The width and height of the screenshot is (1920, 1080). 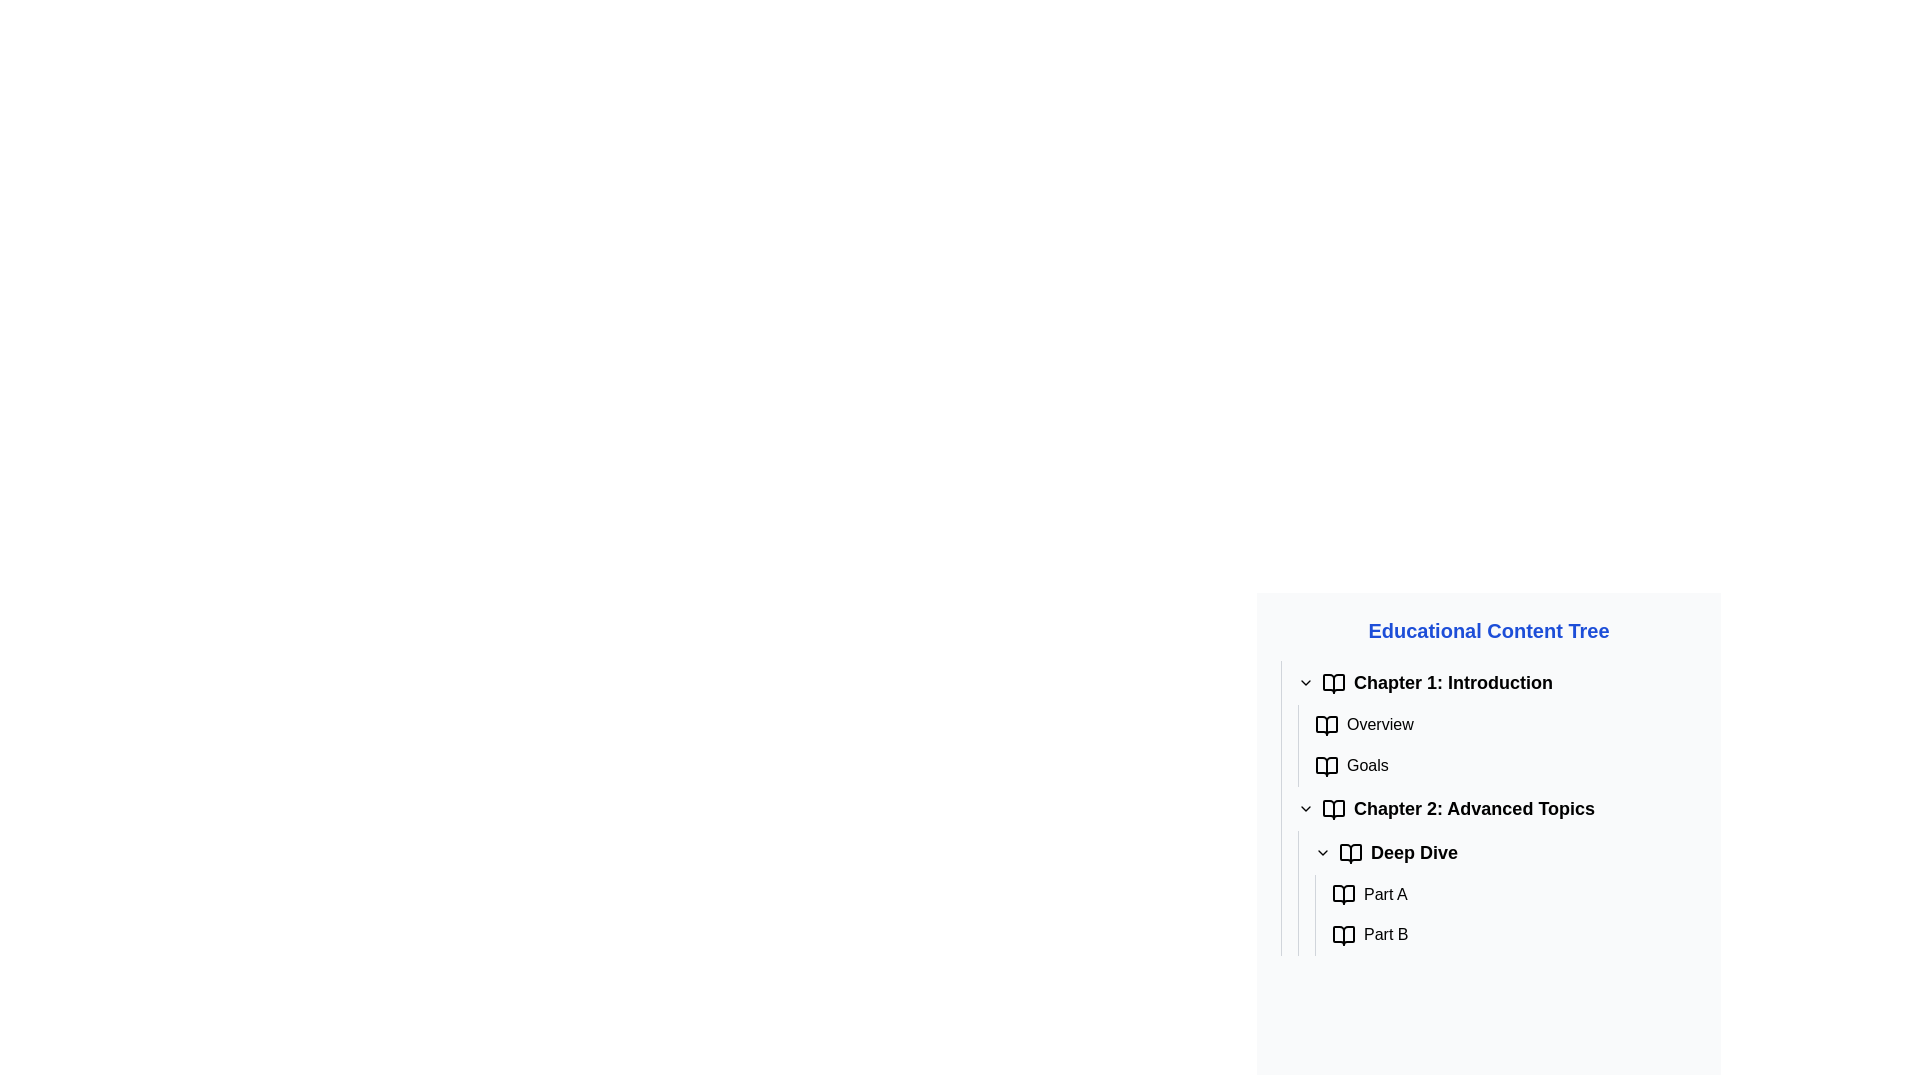 I want to click on the icon representing 'Chapter 2: Advanced Topics' in the Educational Content Tree, which serves as a visual indicator for the chapter, located to the left of the chapter title text, so click(x=1334, y=808).